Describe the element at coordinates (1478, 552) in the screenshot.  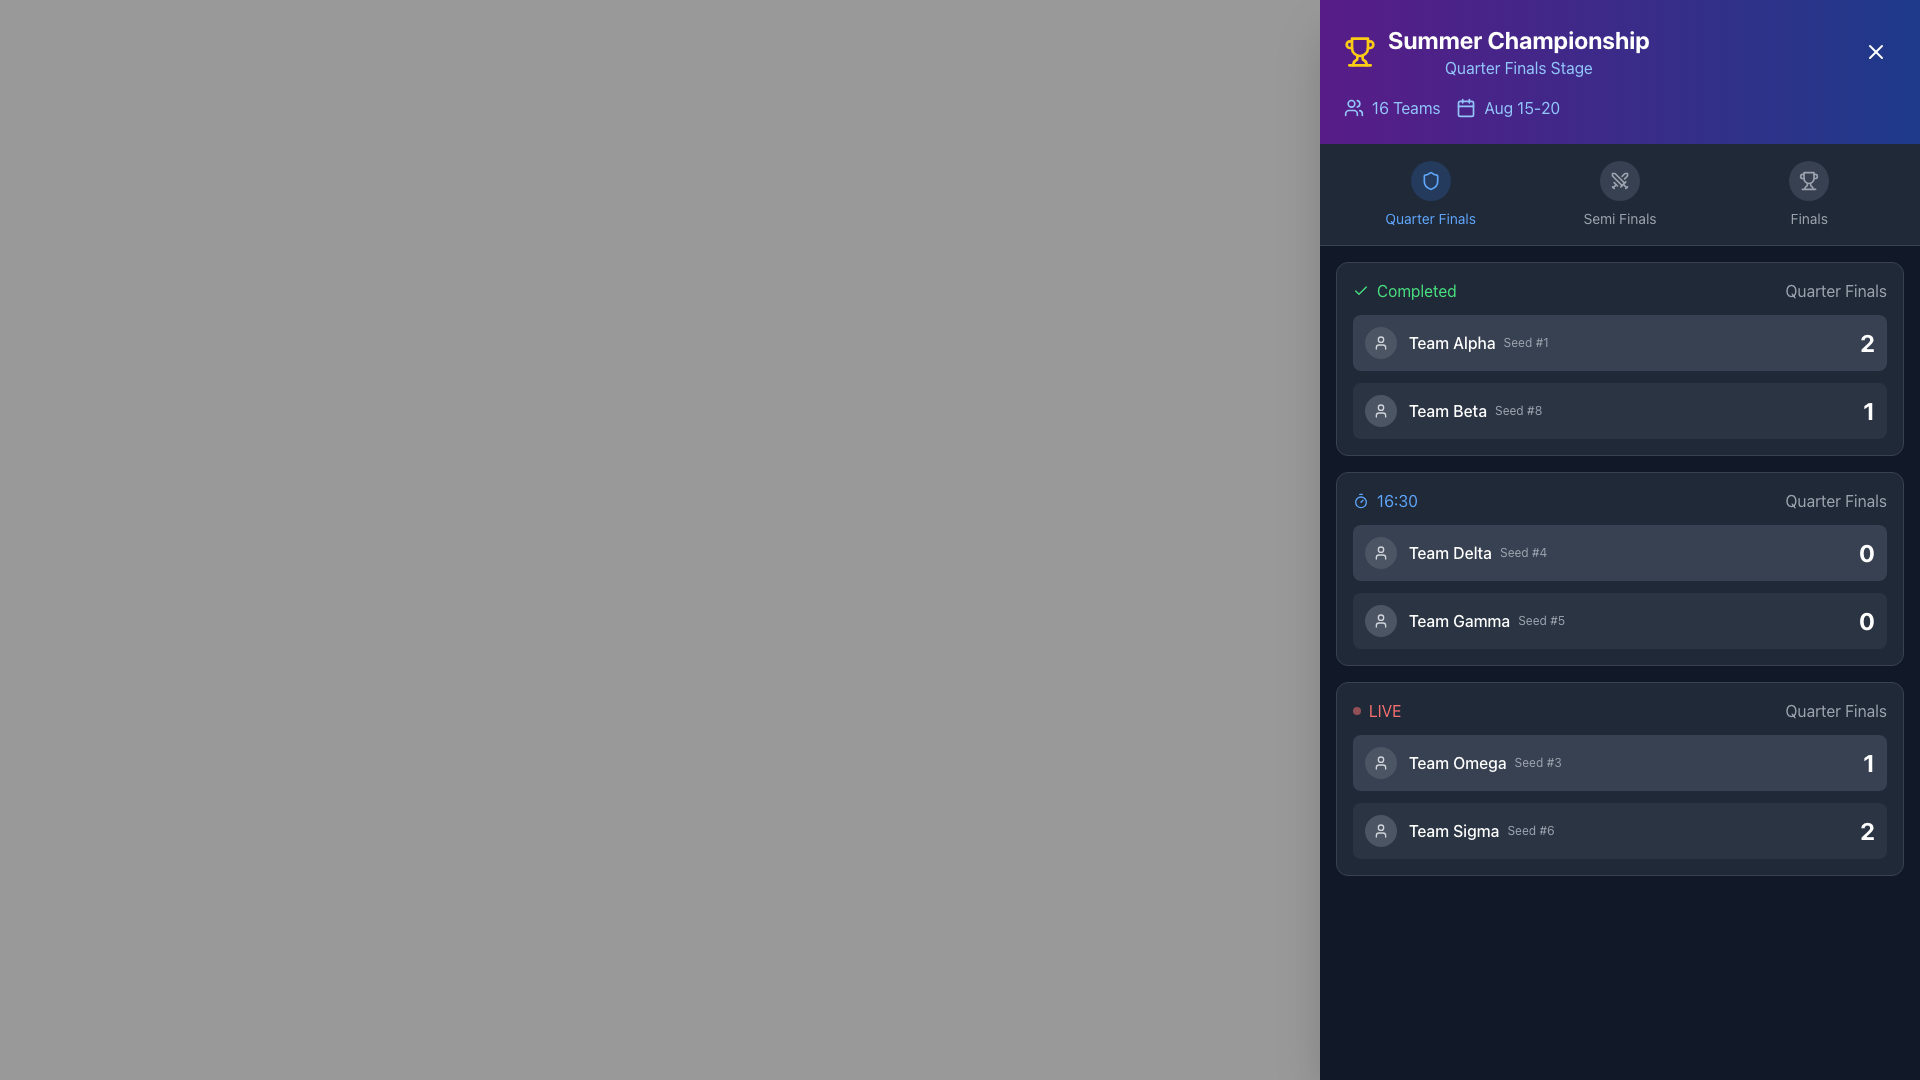
I see `displayed text of the 'Team Delta' label, which includes the team's name and seed number, located under the '16:30' section in the 'Quarter Finals' grouping` at that location.